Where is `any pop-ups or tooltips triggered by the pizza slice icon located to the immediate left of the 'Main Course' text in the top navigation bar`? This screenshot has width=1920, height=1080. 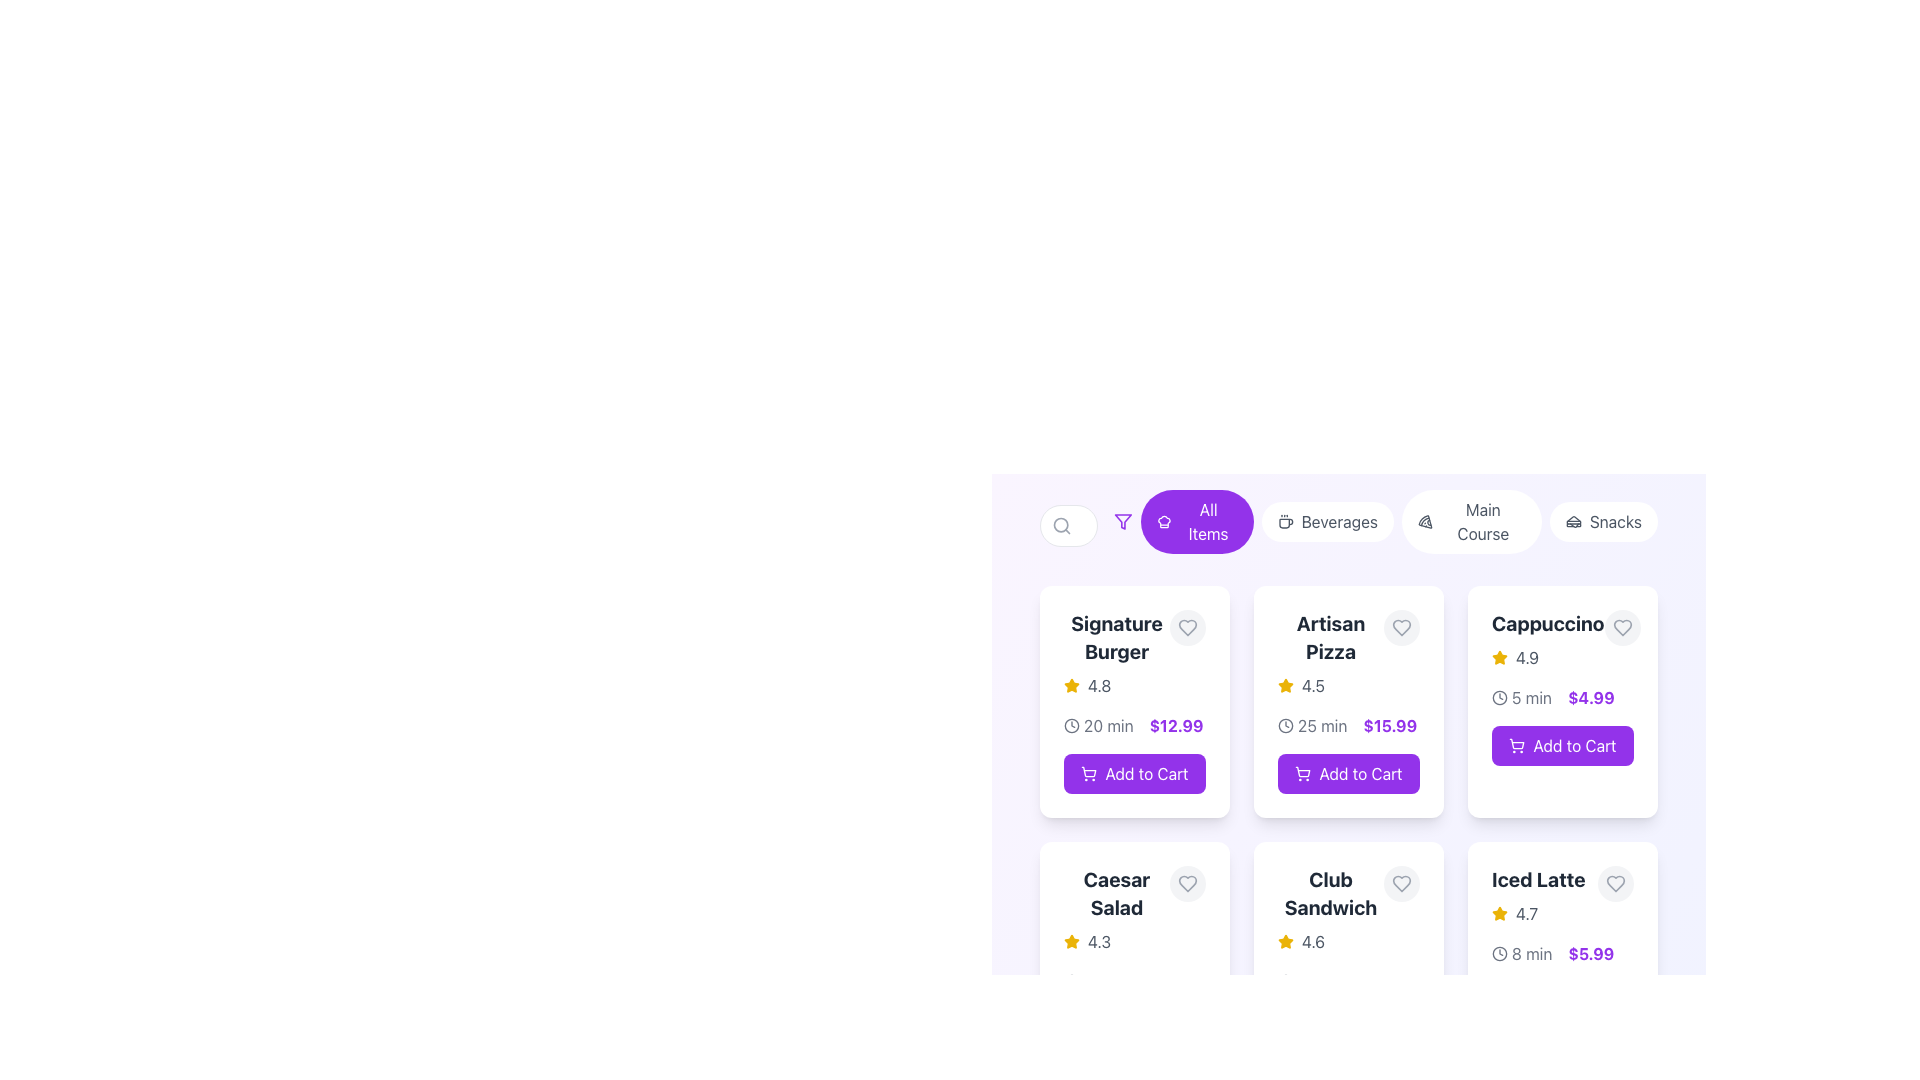 any pop-ups or tooltips triggered by the pizza slice icon located to the immediate left of the 'Main Course' text in the top navigation bar is located at coordinates (1424, 520).